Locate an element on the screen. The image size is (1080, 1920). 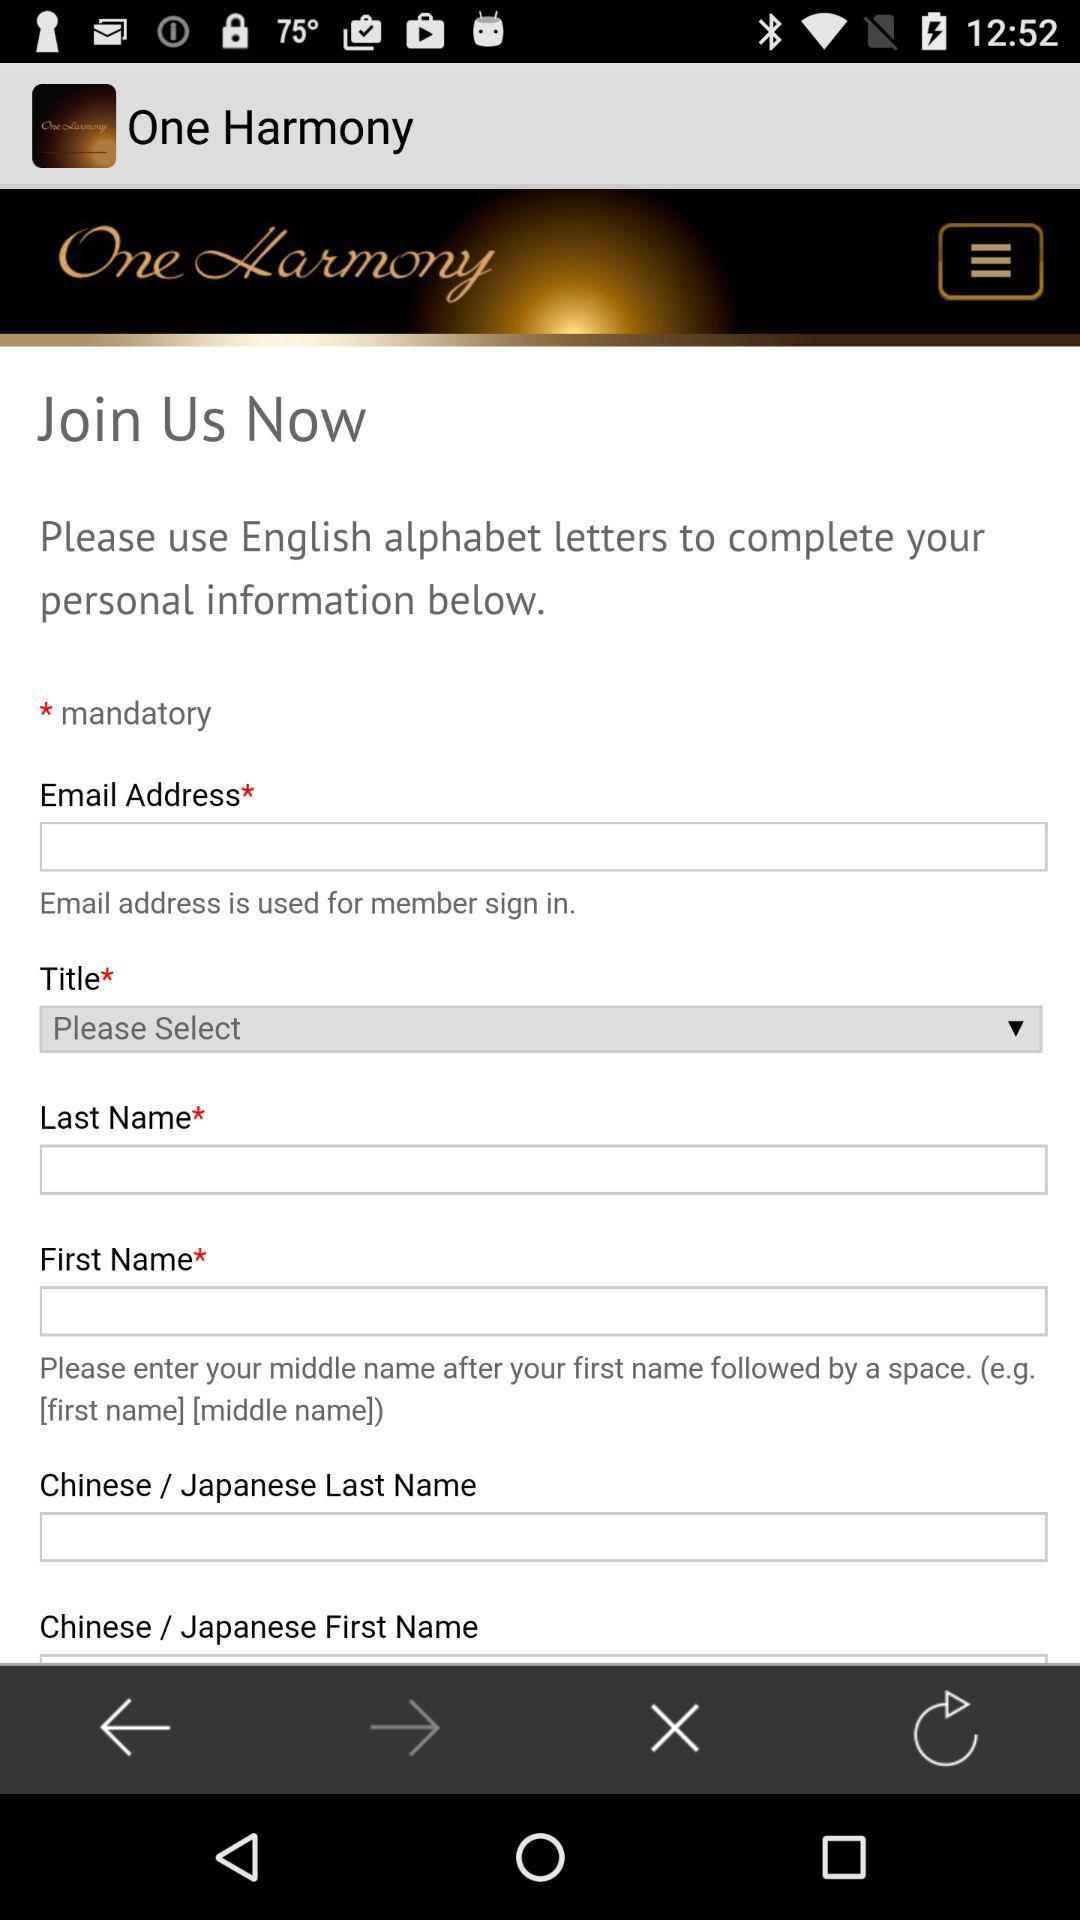
fill out profile is located at coordinates (540, 924).